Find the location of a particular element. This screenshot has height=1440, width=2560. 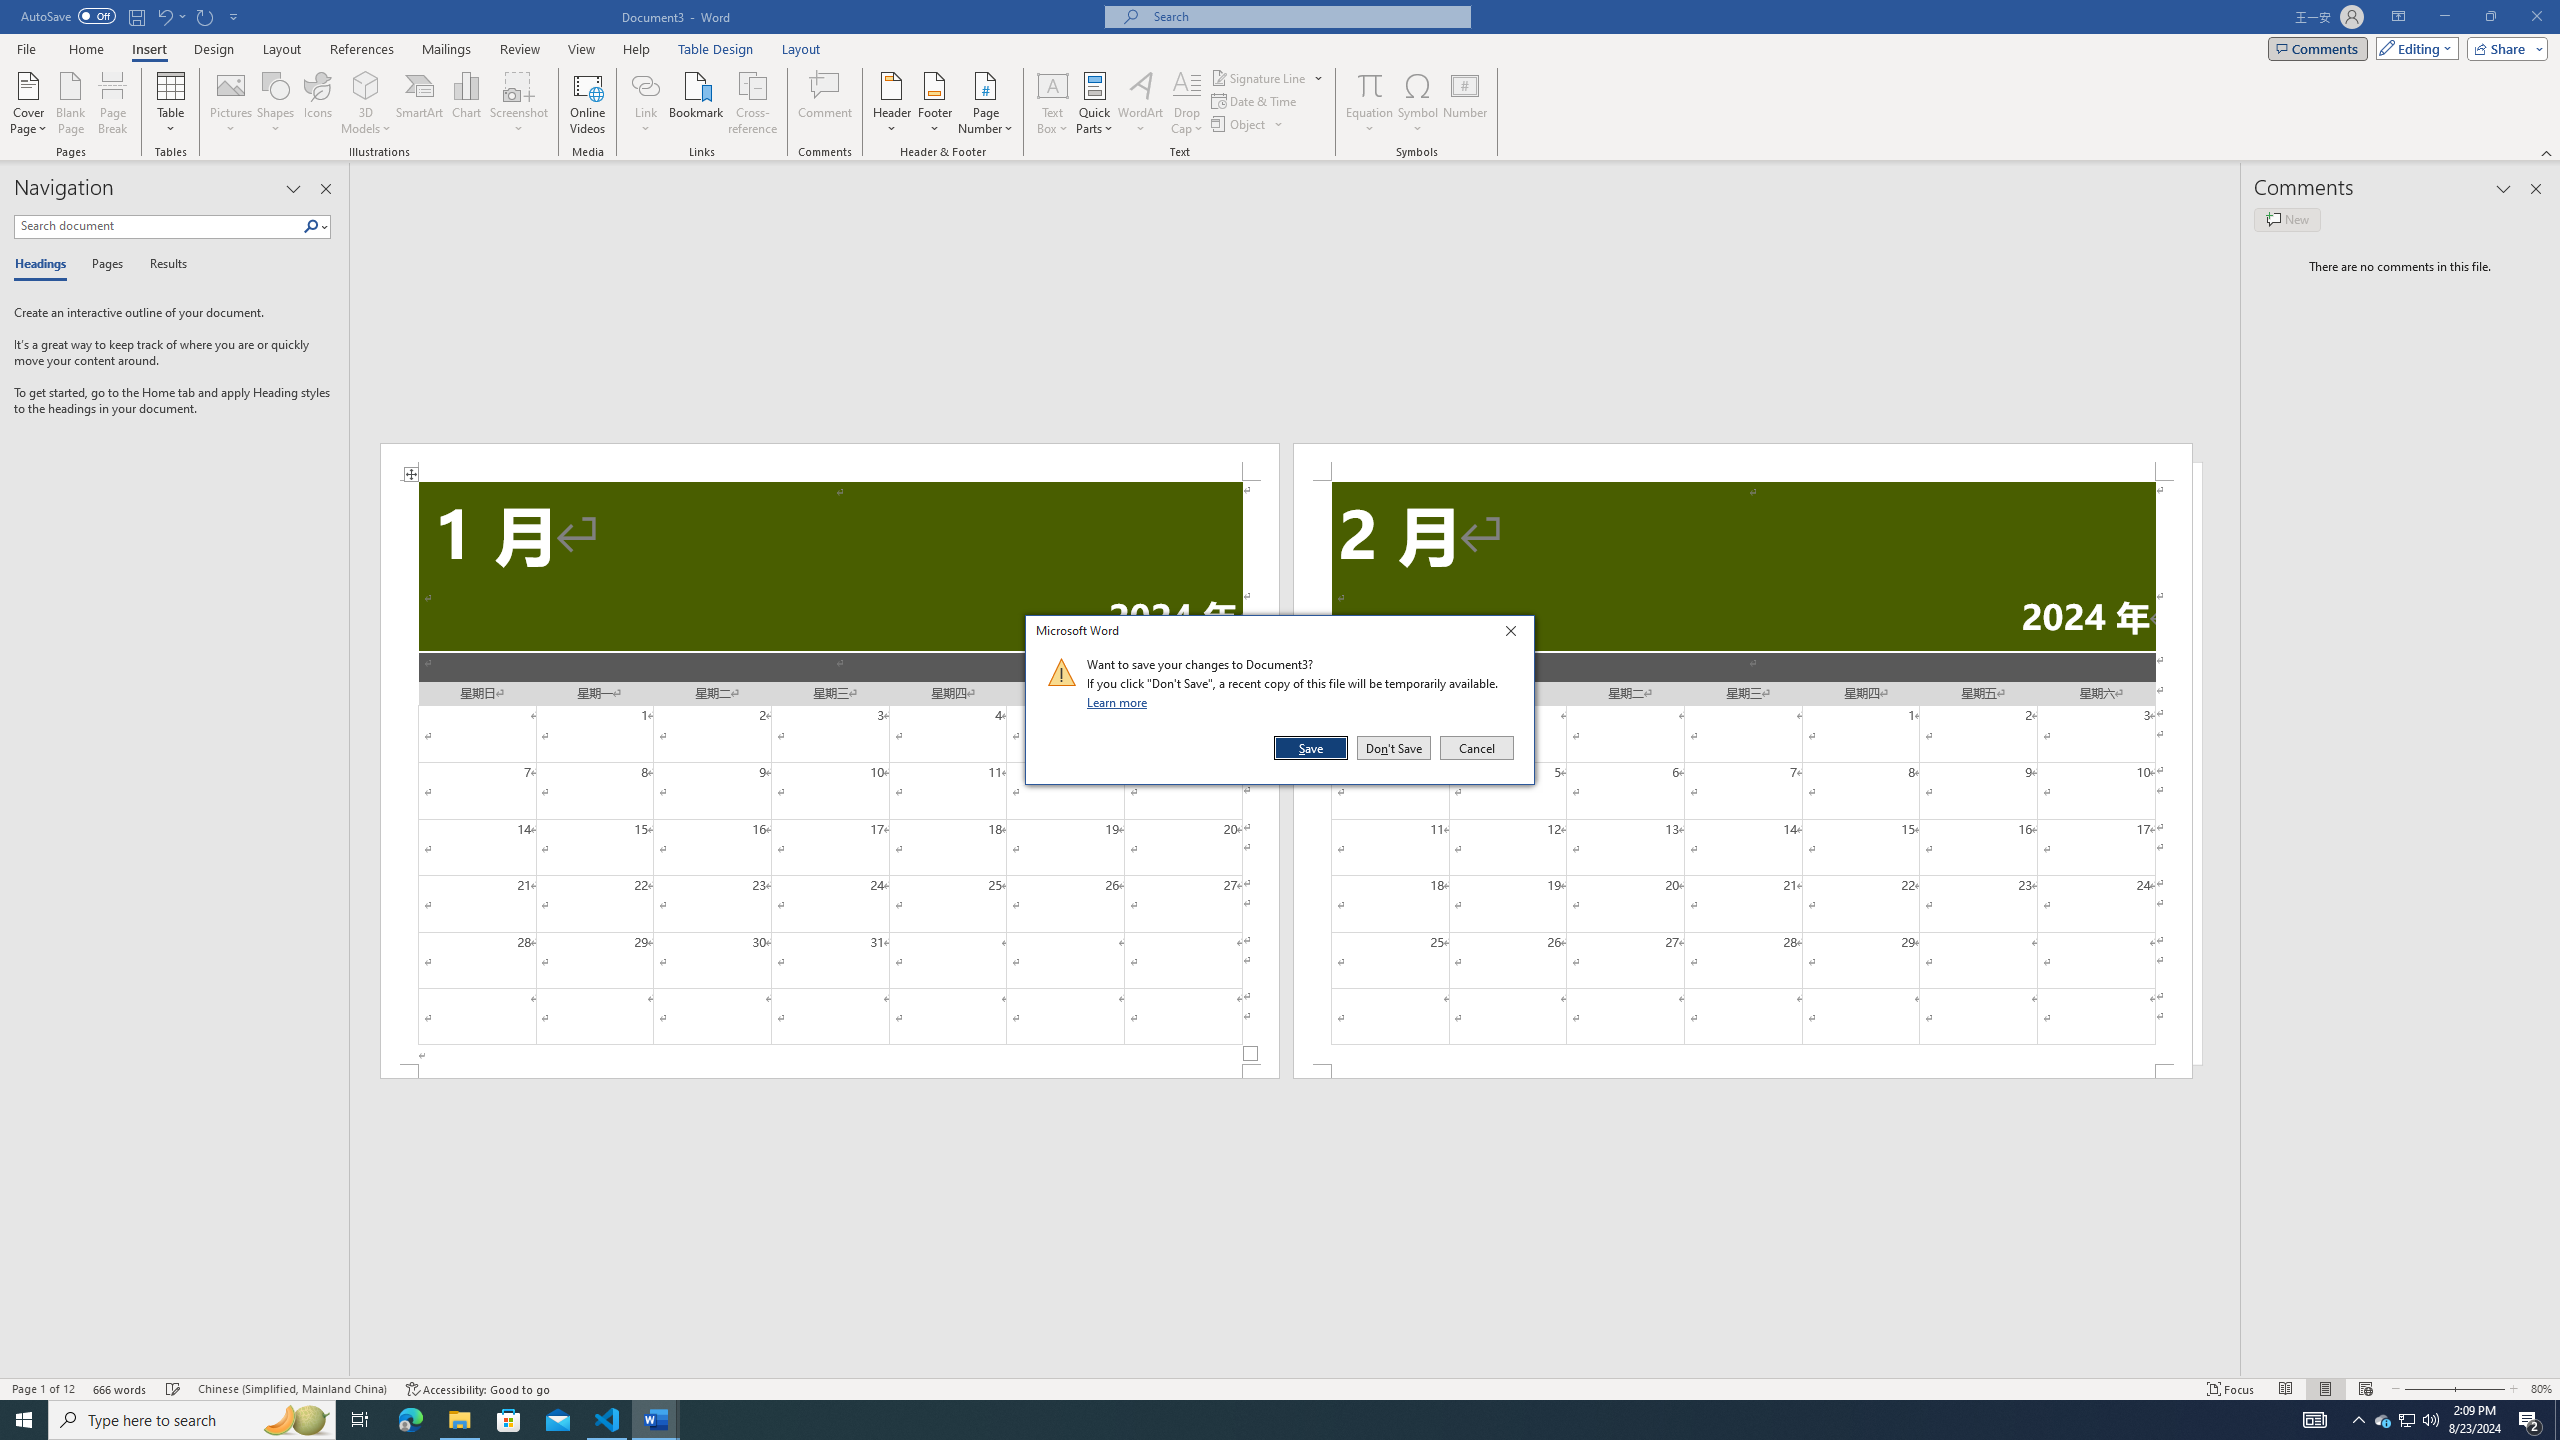

'Insert' is located at coordinates (147, 49).